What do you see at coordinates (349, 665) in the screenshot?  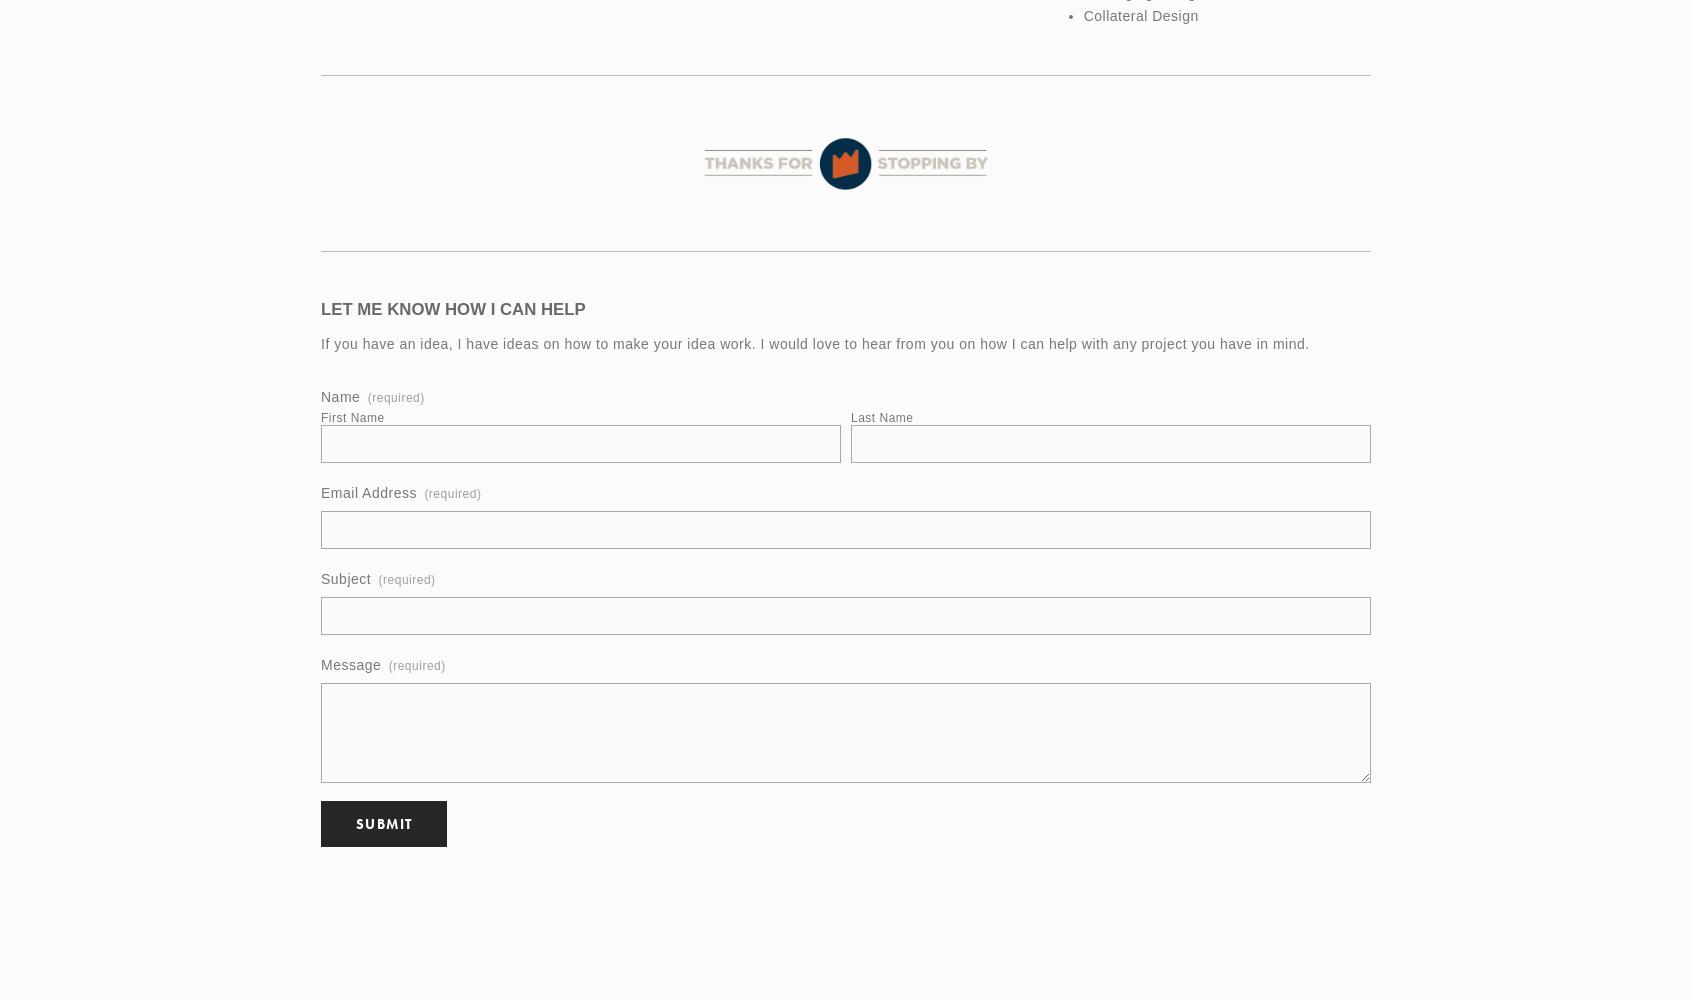 I see `'Message'` at bounding box center [349, 665].